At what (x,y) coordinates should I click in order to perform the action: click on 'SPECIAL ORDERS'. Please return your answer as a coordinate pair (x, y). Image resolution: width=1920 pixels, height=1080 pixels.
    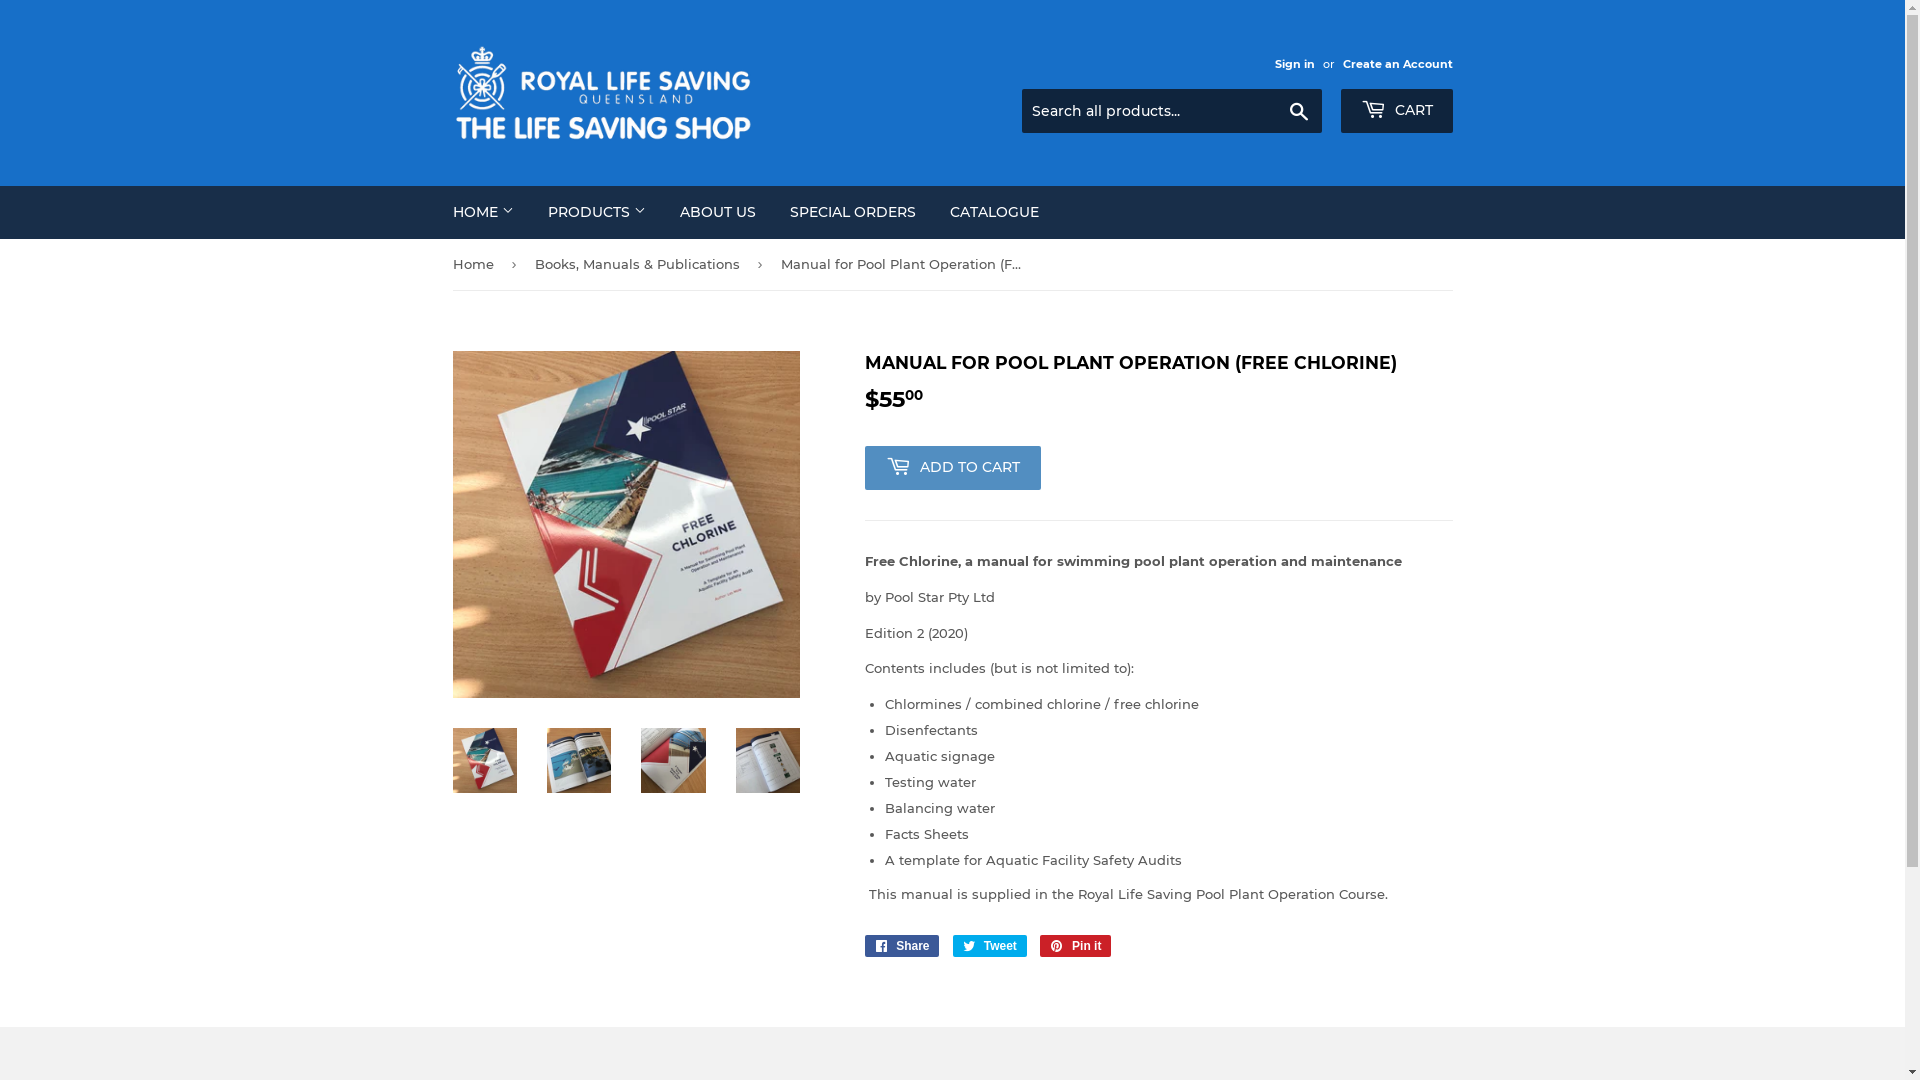
    Looking at the image, I should click on (851, 212).